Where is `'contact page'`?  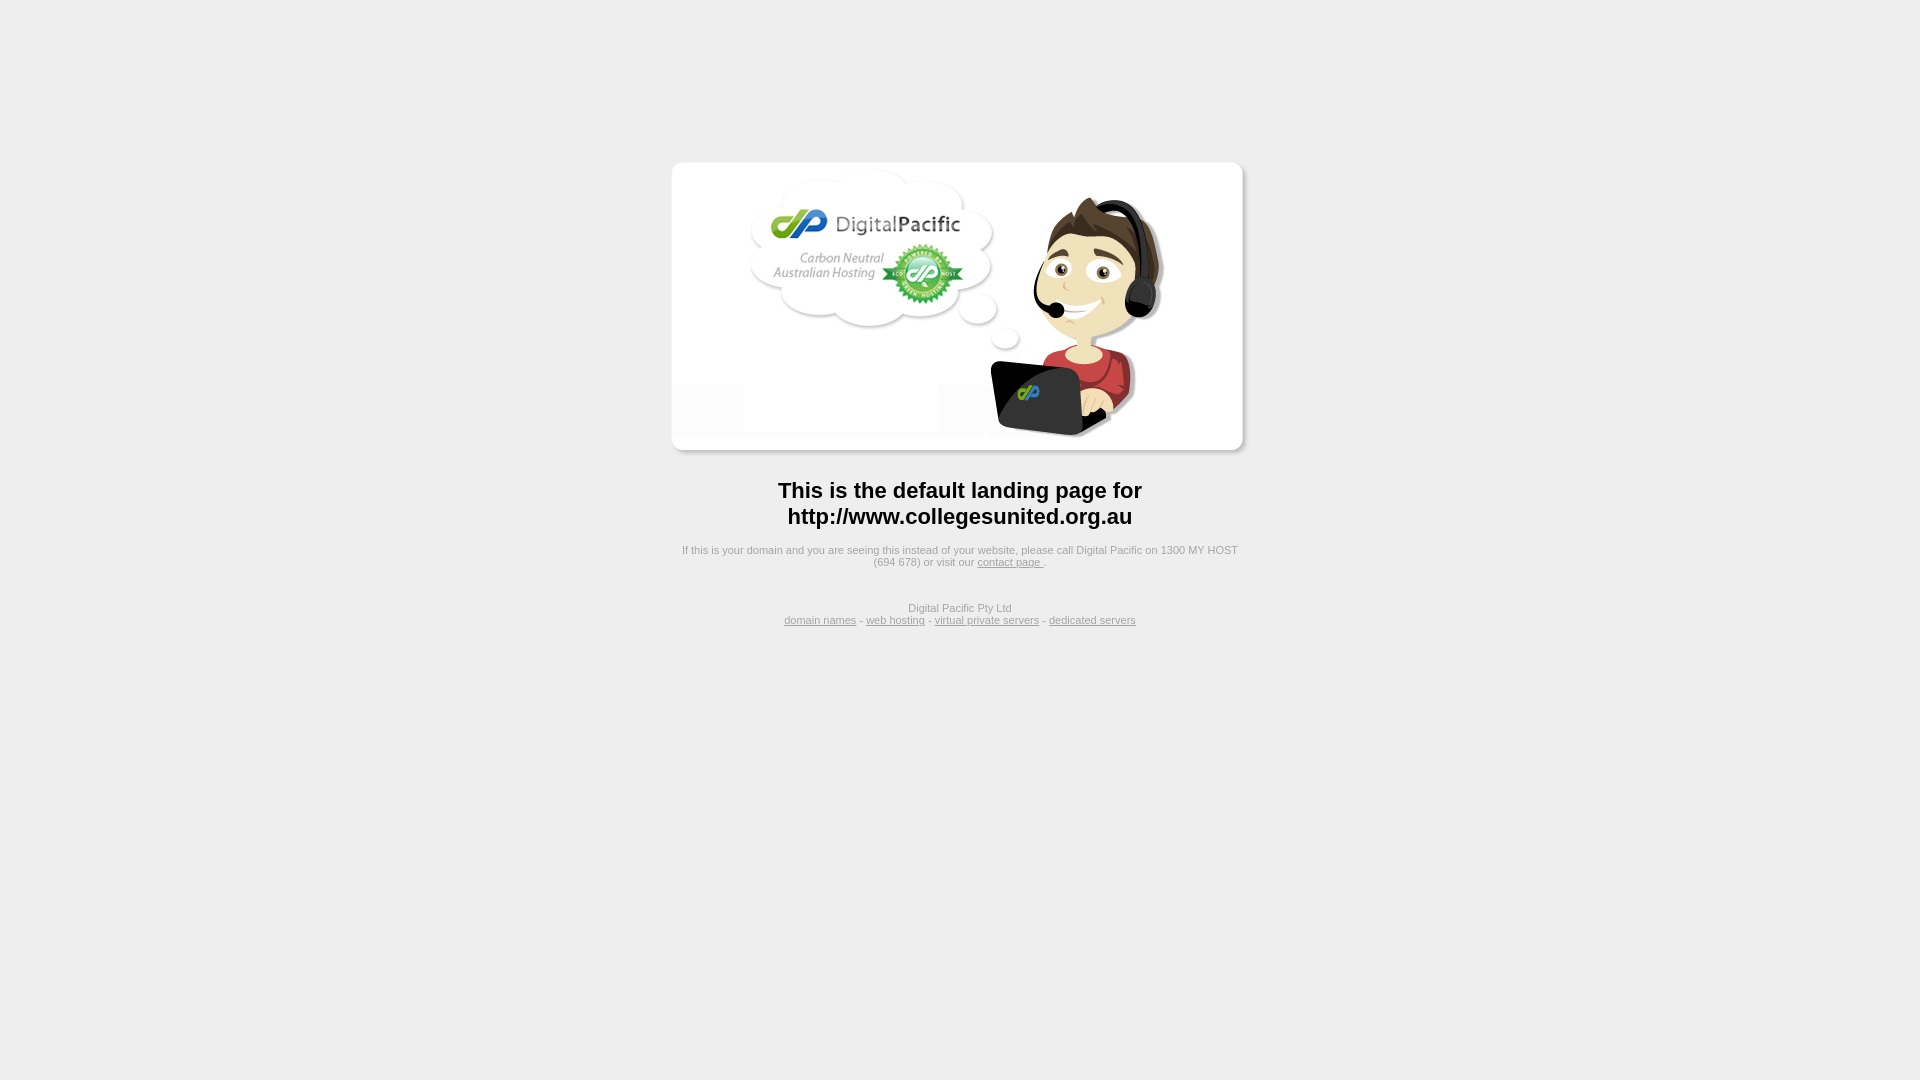
'contact page' is located at coordinates (1009, 562).